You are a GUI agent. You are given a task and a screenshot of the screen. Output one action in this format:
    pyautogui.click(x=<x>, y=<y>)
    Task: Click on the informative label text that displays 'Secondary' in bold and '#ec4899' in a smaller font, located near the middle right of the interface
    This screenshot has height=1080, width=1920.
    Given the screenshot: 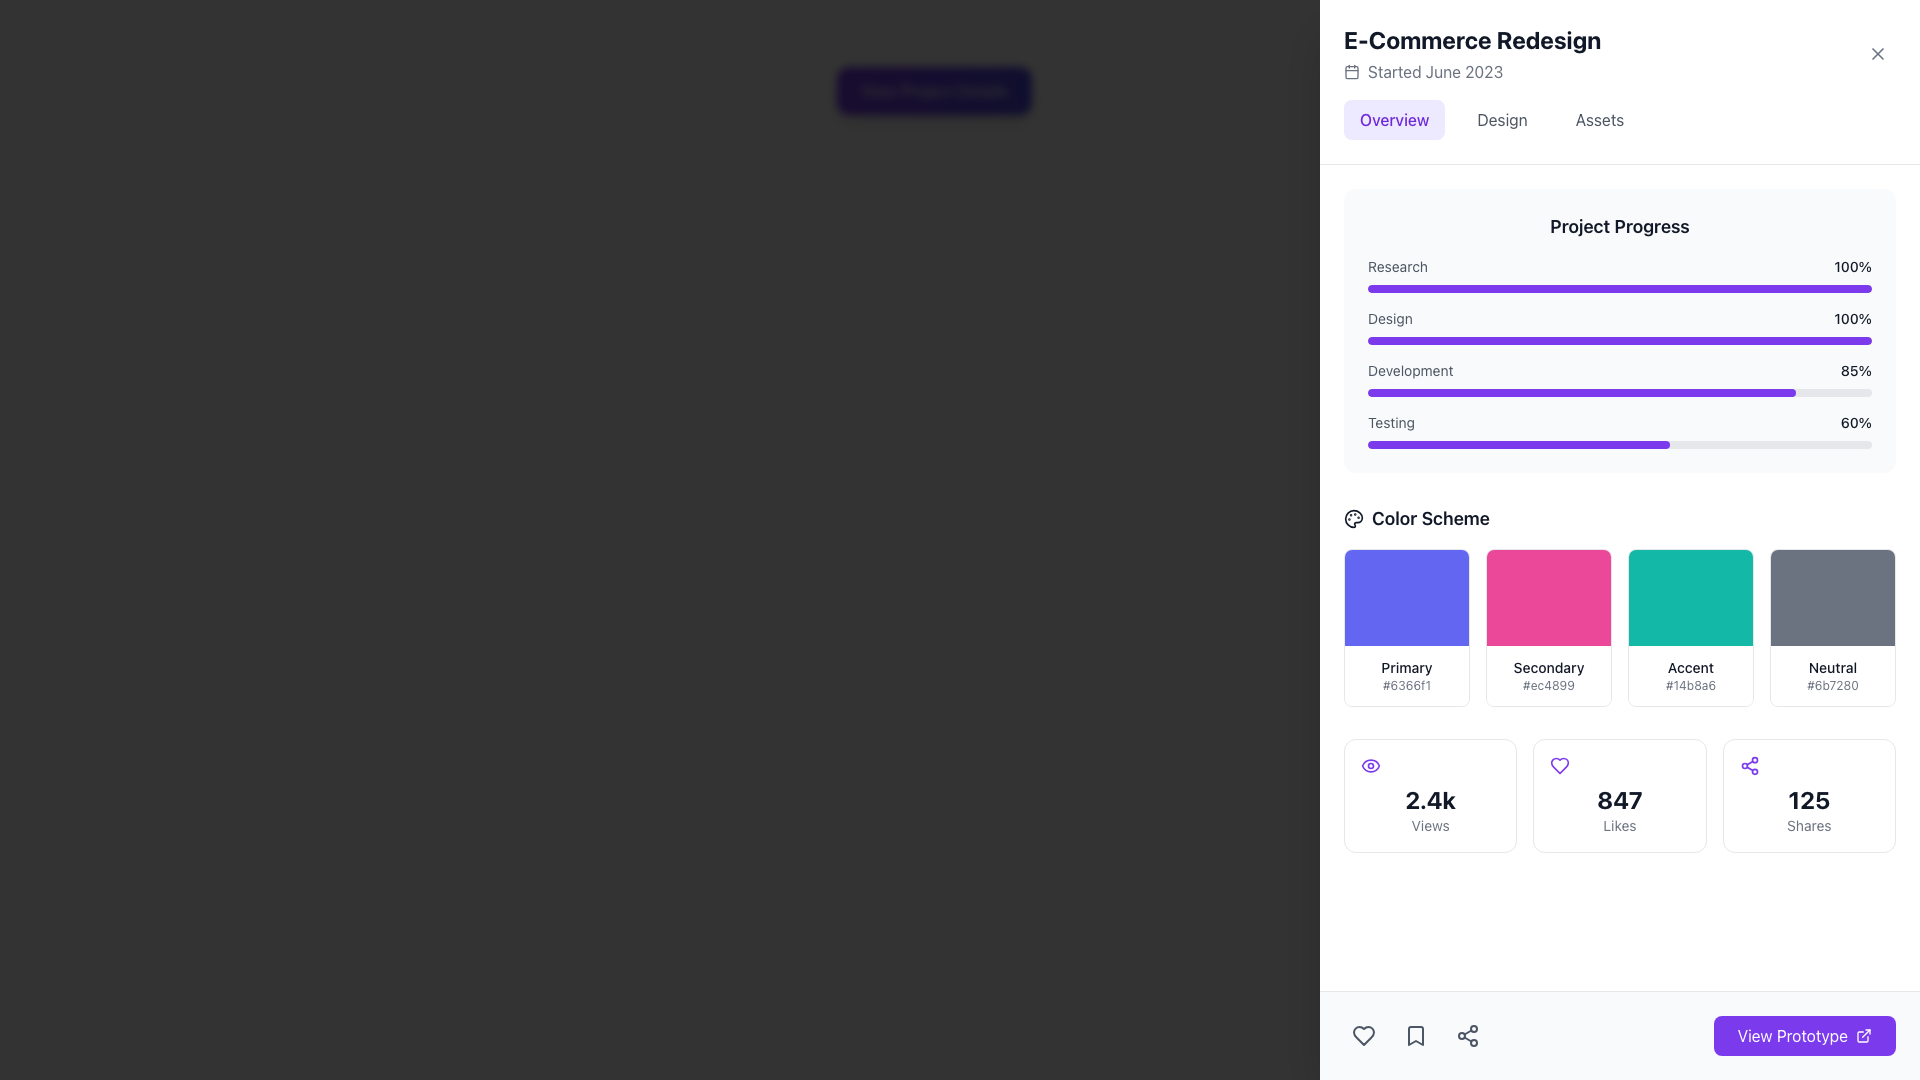 What is the action you would take?
    pyautogui.click(x=1548, y=675)
    